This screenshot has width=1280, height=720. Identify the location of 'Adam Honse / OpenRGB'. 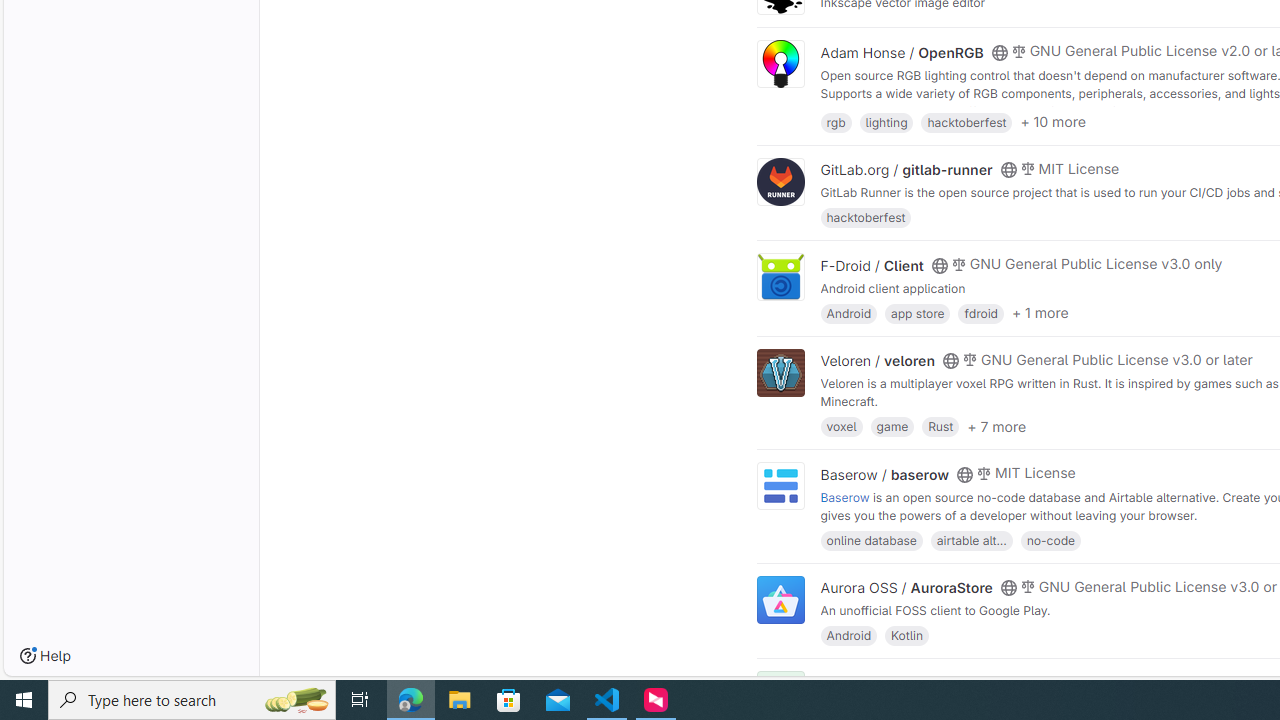
(901, 51).